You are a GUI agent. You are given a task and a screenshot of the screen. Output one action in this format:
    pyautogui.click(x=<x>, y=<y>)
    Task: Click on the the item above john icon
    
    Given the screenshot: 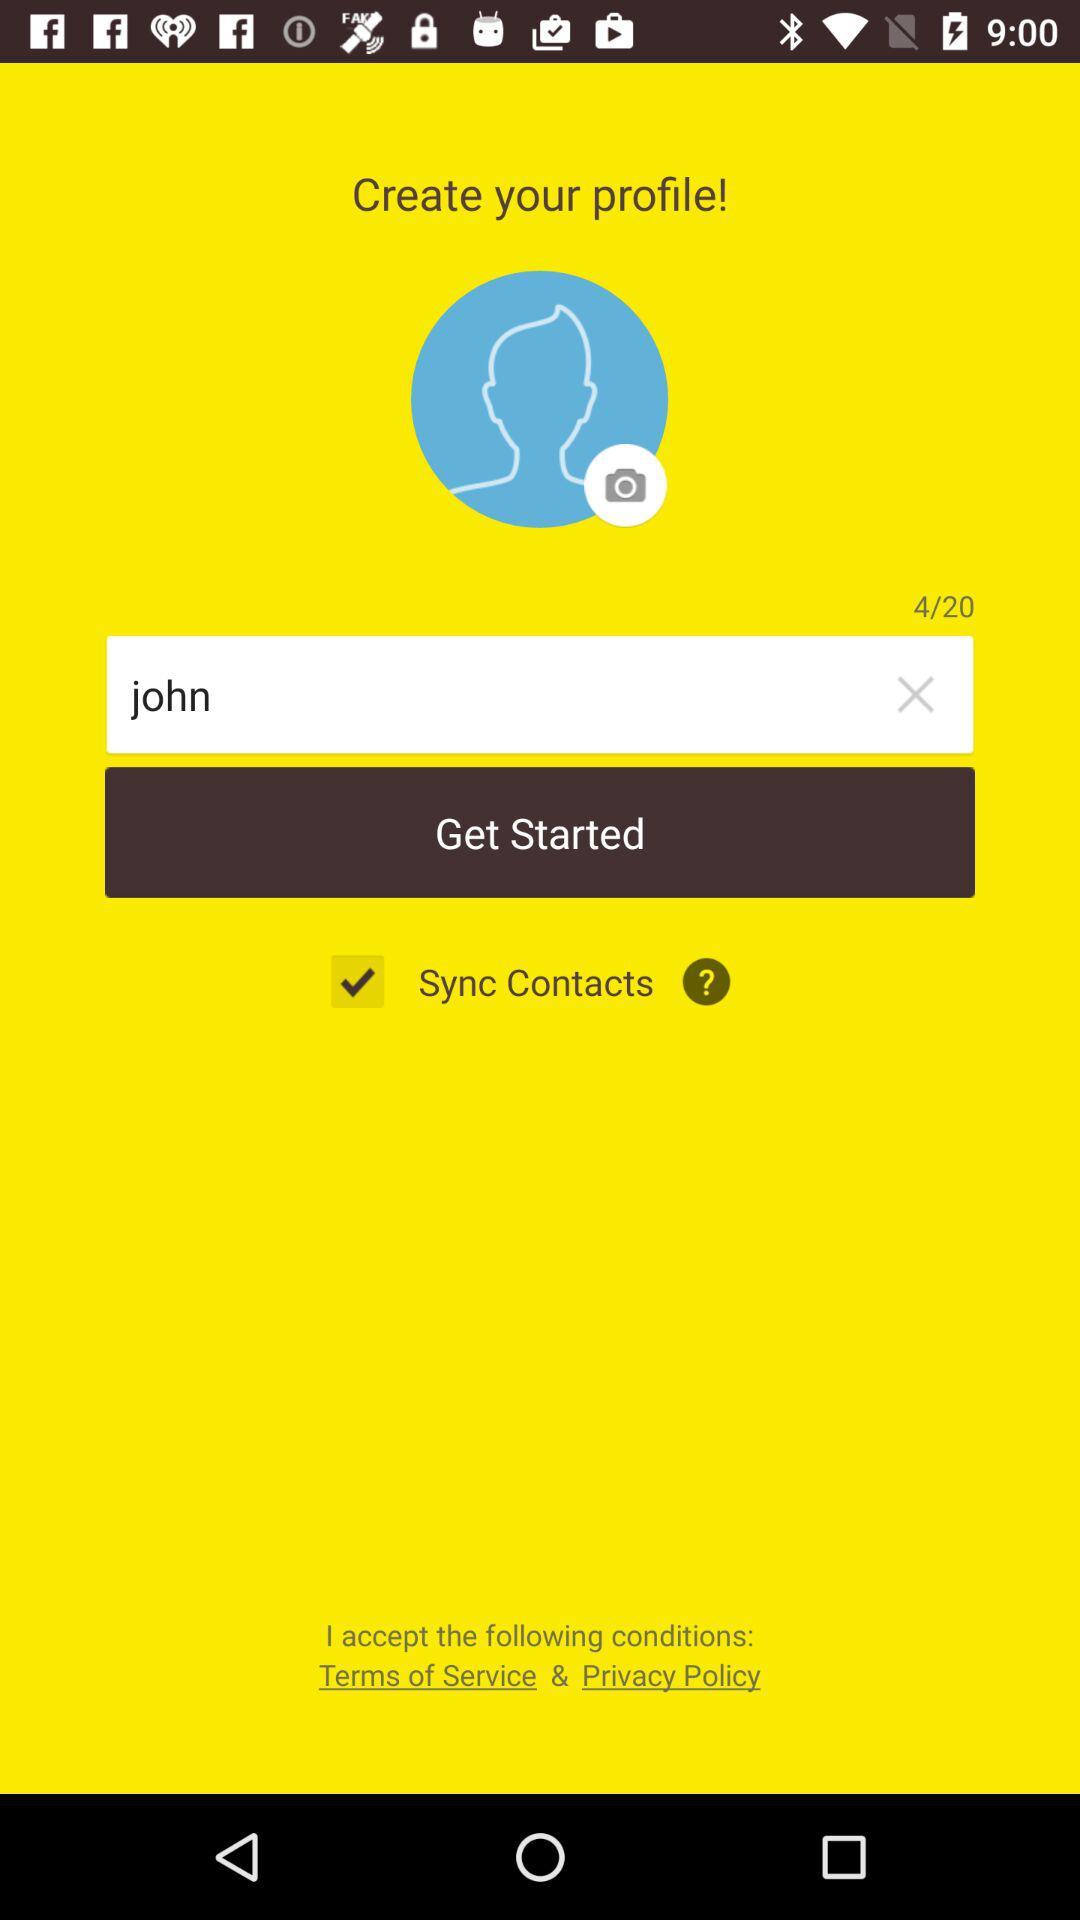 What is the action you would take?
    pyautogui.click(x=538, y=399)
    